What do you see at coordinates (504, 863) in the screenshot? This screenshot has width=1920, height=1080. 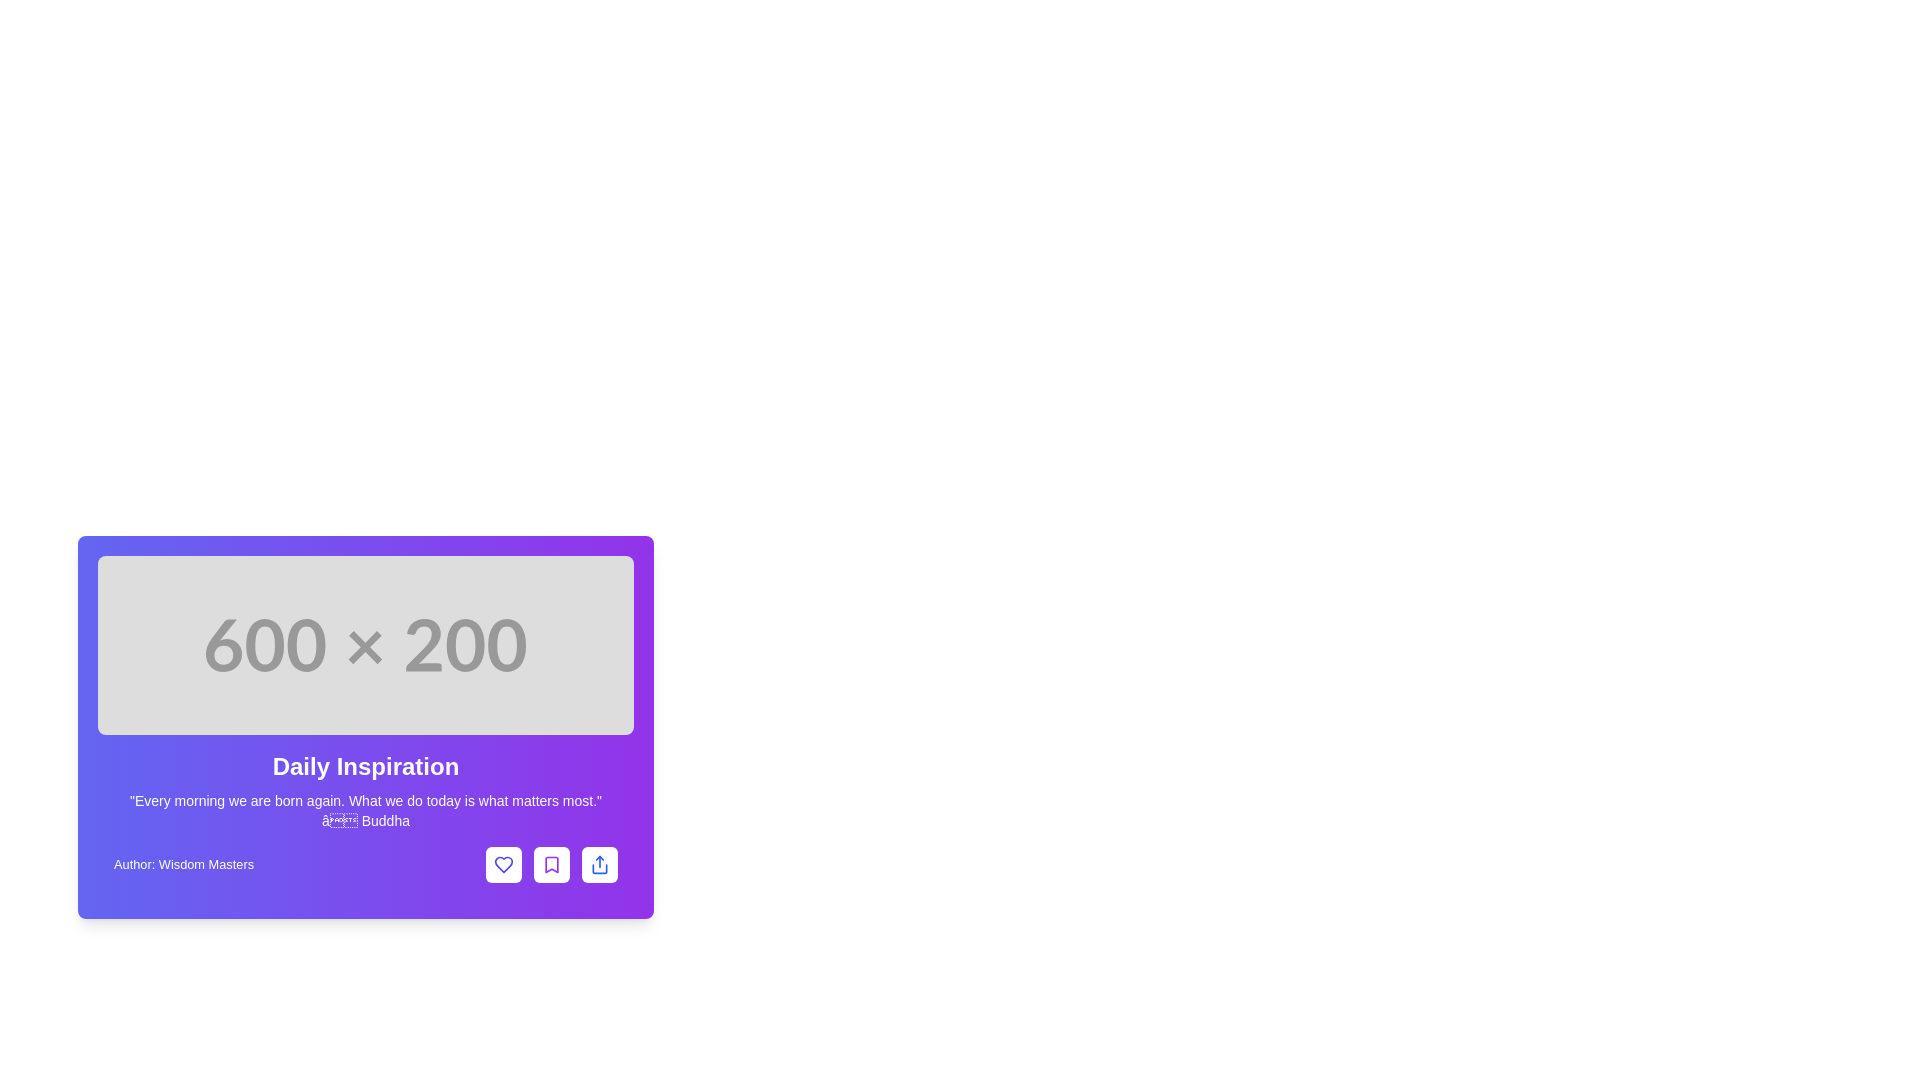 I see `the 'like' or 'favorite' icon located` at bounding box center [504, 863].